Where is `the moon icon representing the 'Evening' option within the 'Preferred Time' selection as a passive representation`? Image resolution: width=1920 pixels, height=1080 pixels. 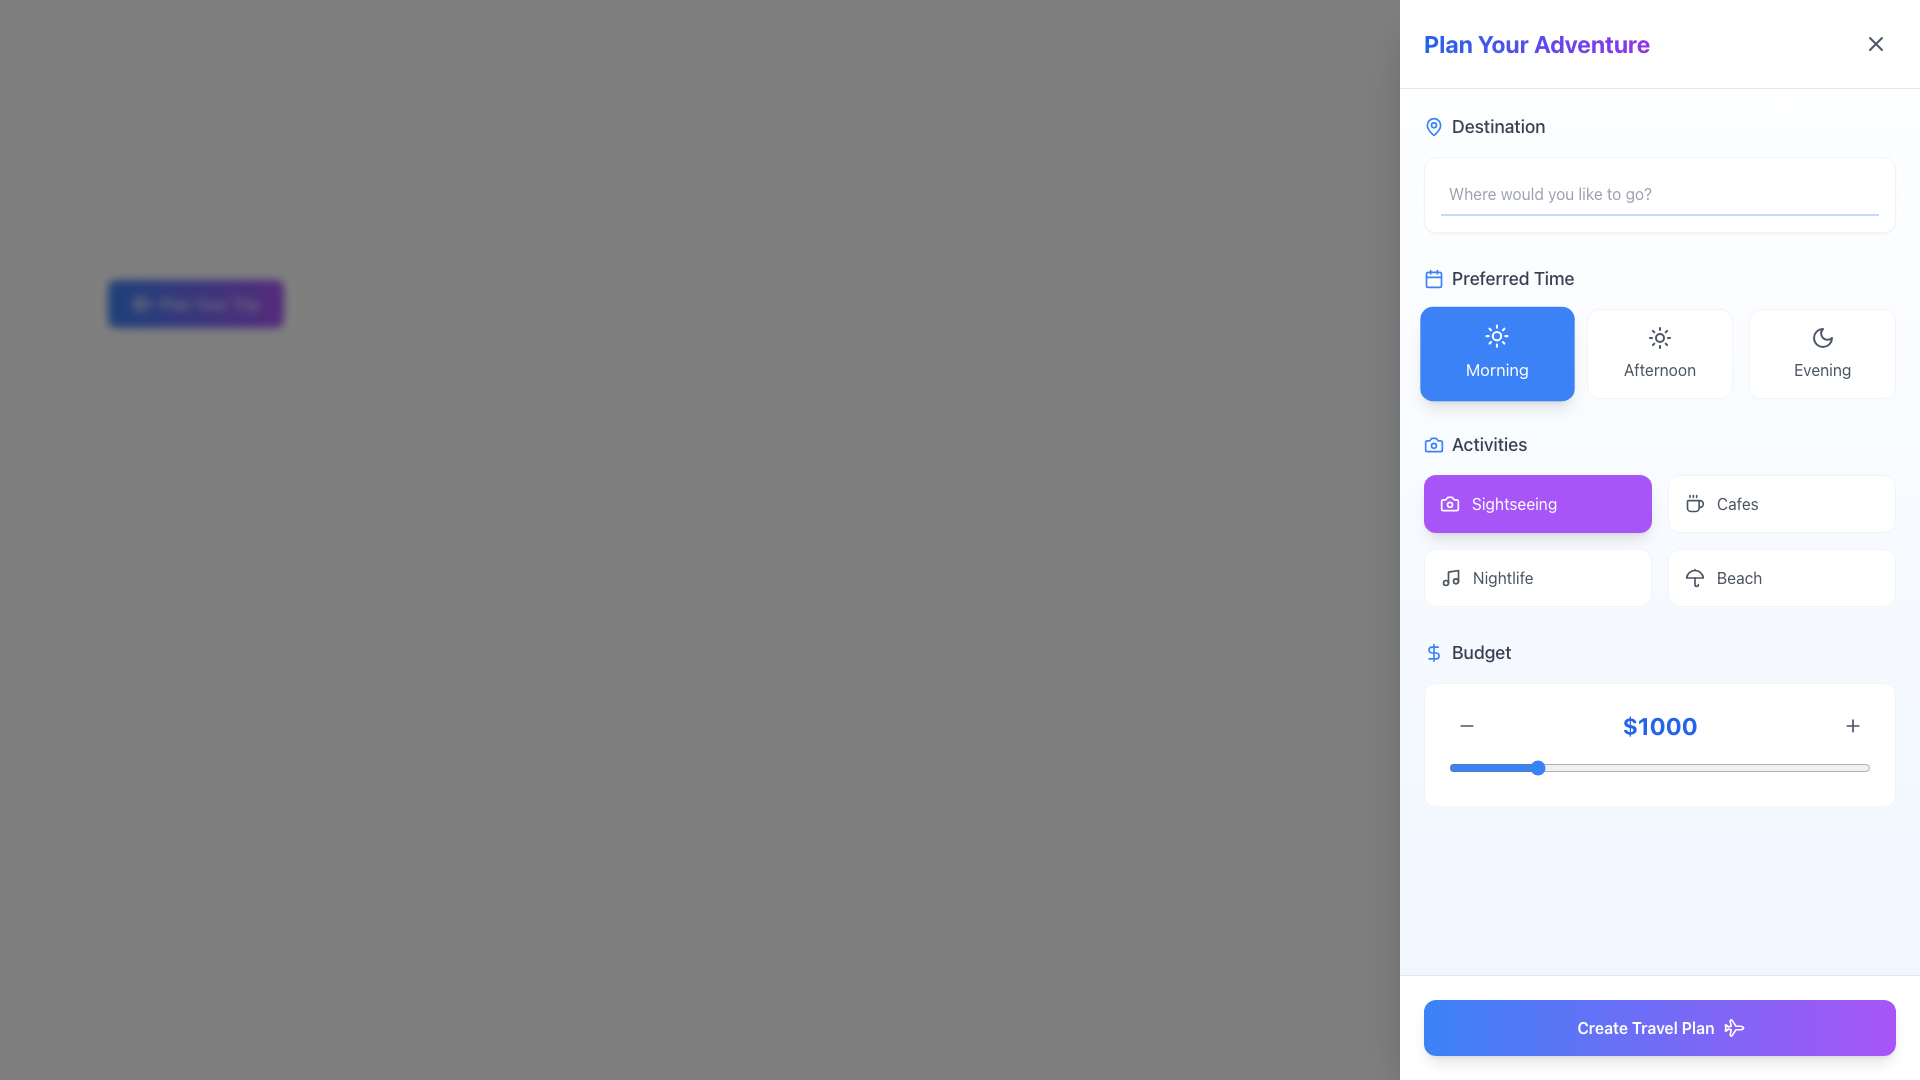
the moon icon representing the 'Evening' option within the 'Preferred Time' selection as a passive representation is located at coordinates (1822, 337).